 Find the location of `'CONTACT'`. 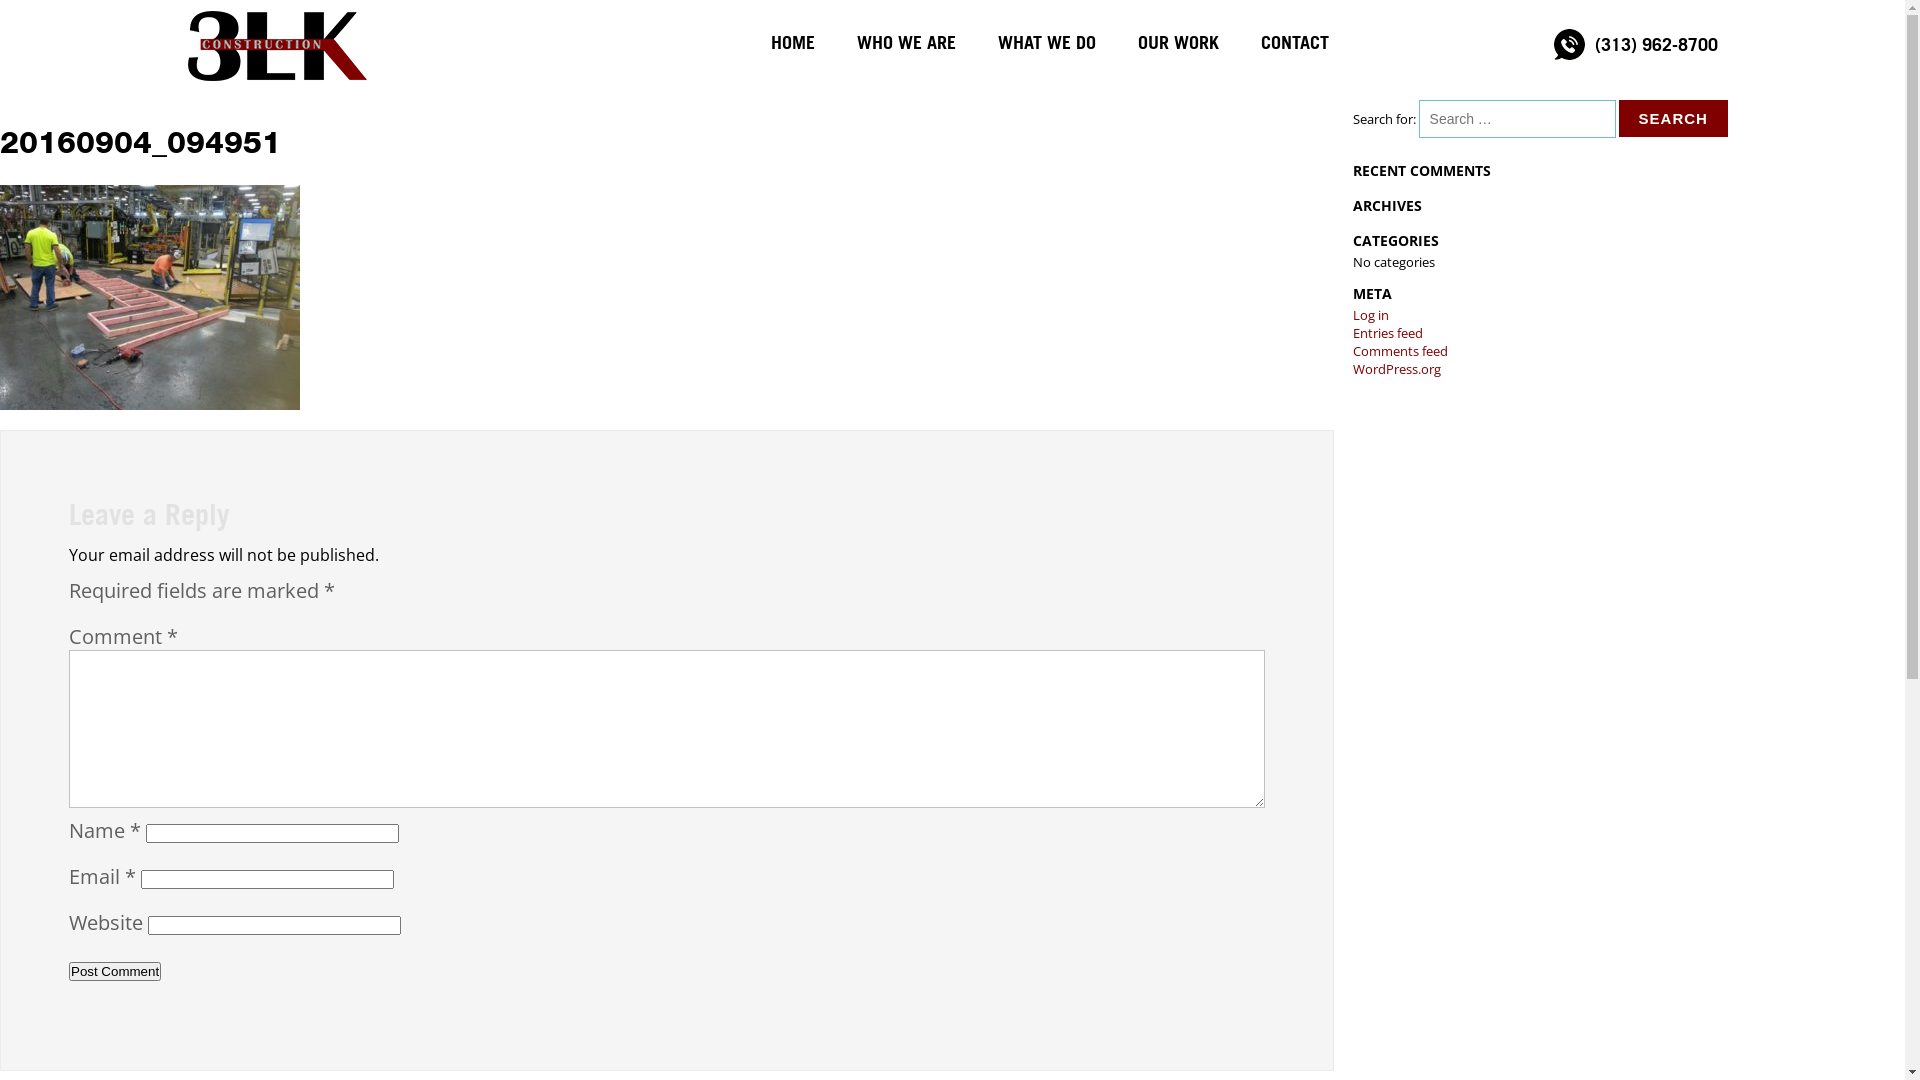

'CONTACT' is located at coordinates (1294, 42).